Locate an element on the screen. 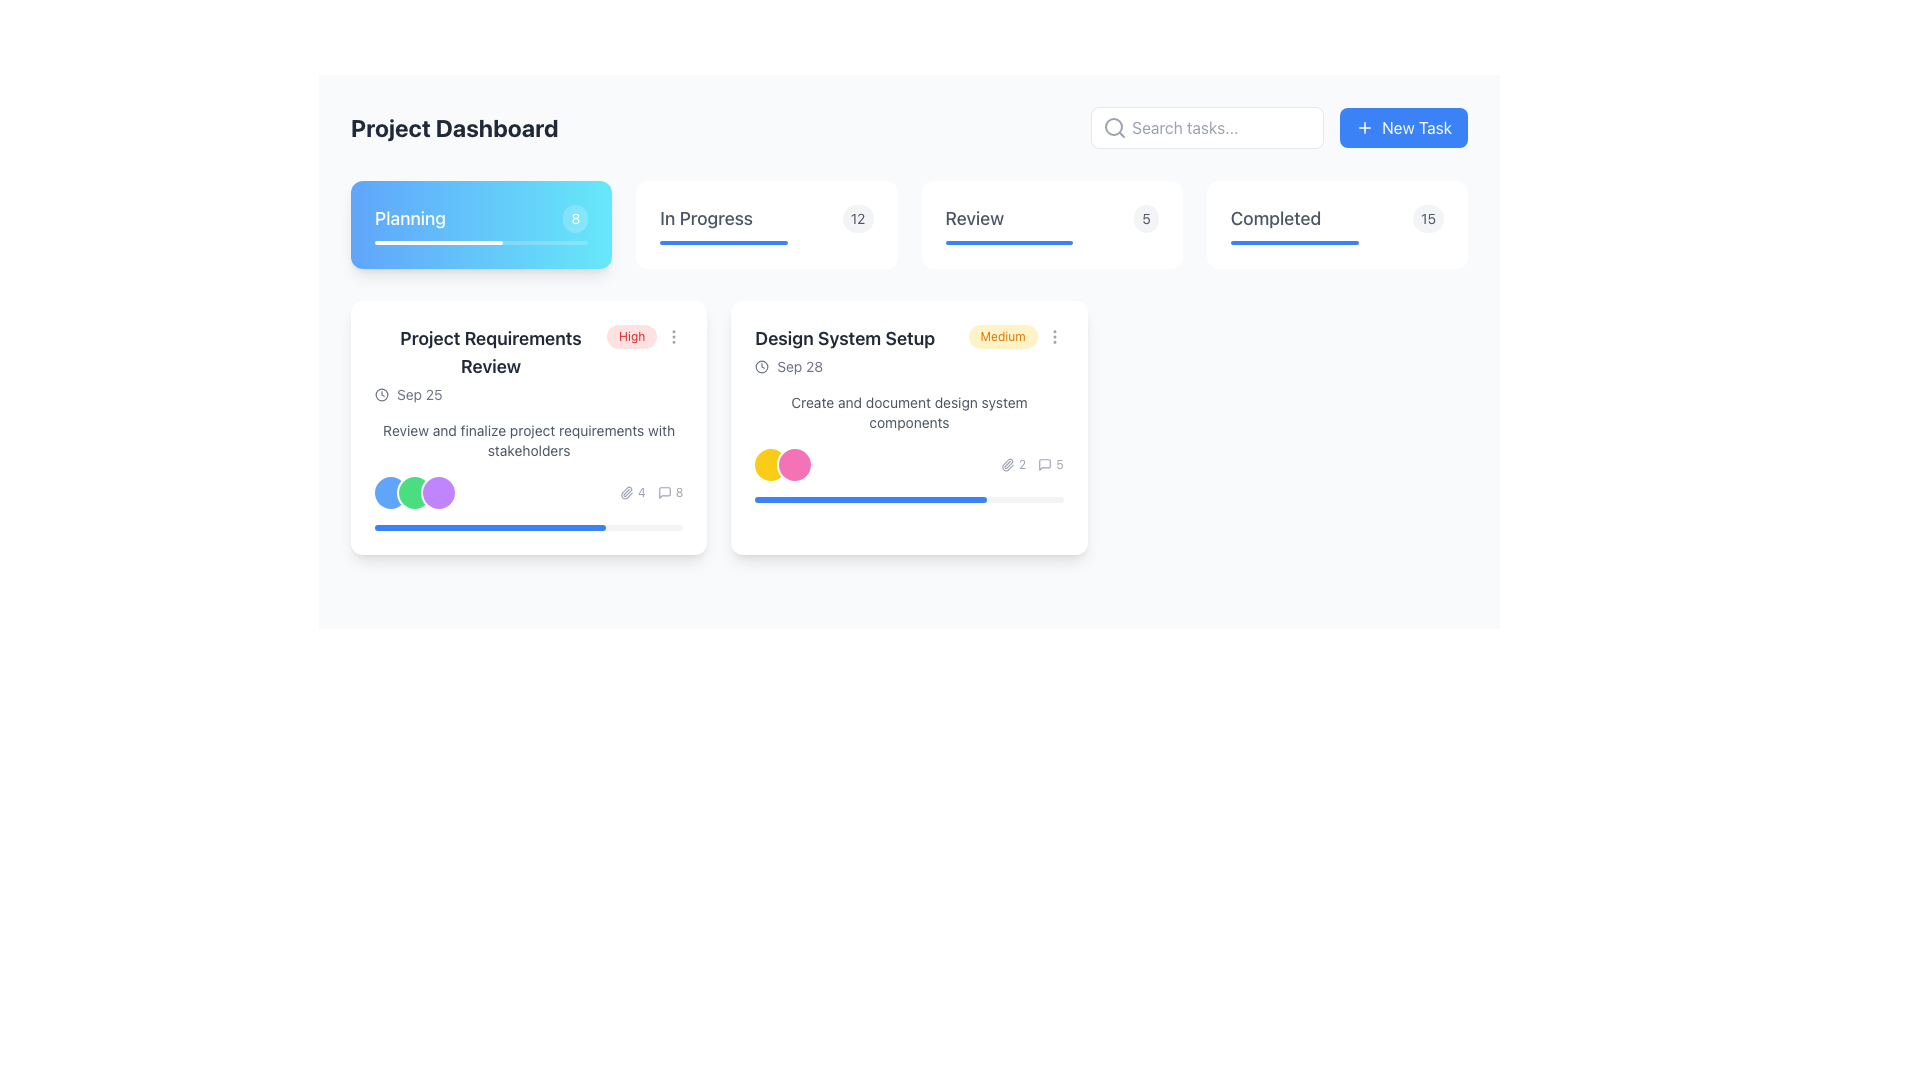 The height and width of the screenshot is (1080, 1920). the text label that serves as the title for the 'Project Dashboard', located in the top-left section of the interface is located at coordinates (453, 127).